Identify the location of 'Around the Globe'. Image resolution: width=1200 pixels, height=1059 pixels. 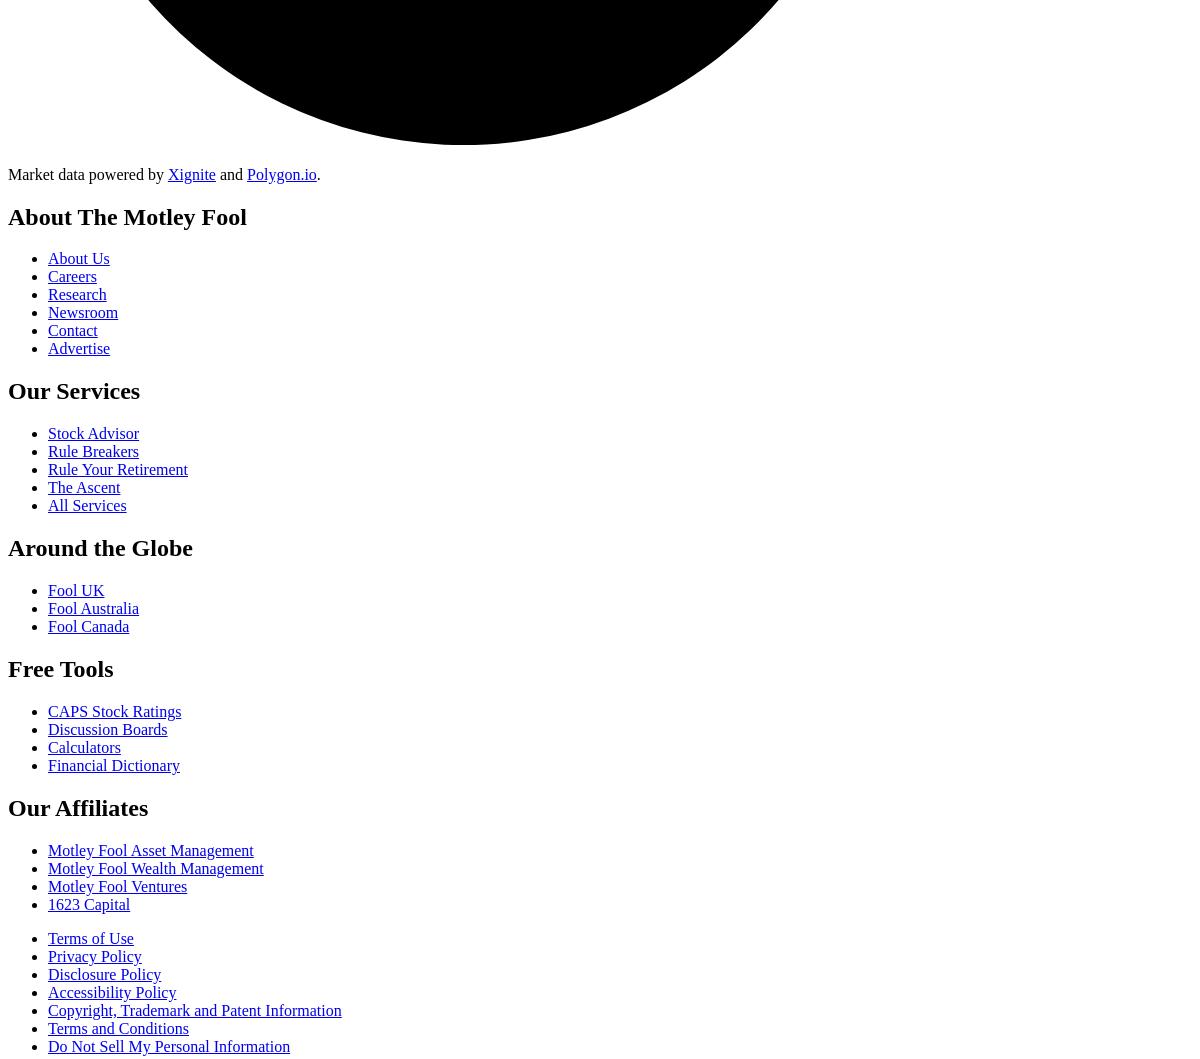
(99, 547).